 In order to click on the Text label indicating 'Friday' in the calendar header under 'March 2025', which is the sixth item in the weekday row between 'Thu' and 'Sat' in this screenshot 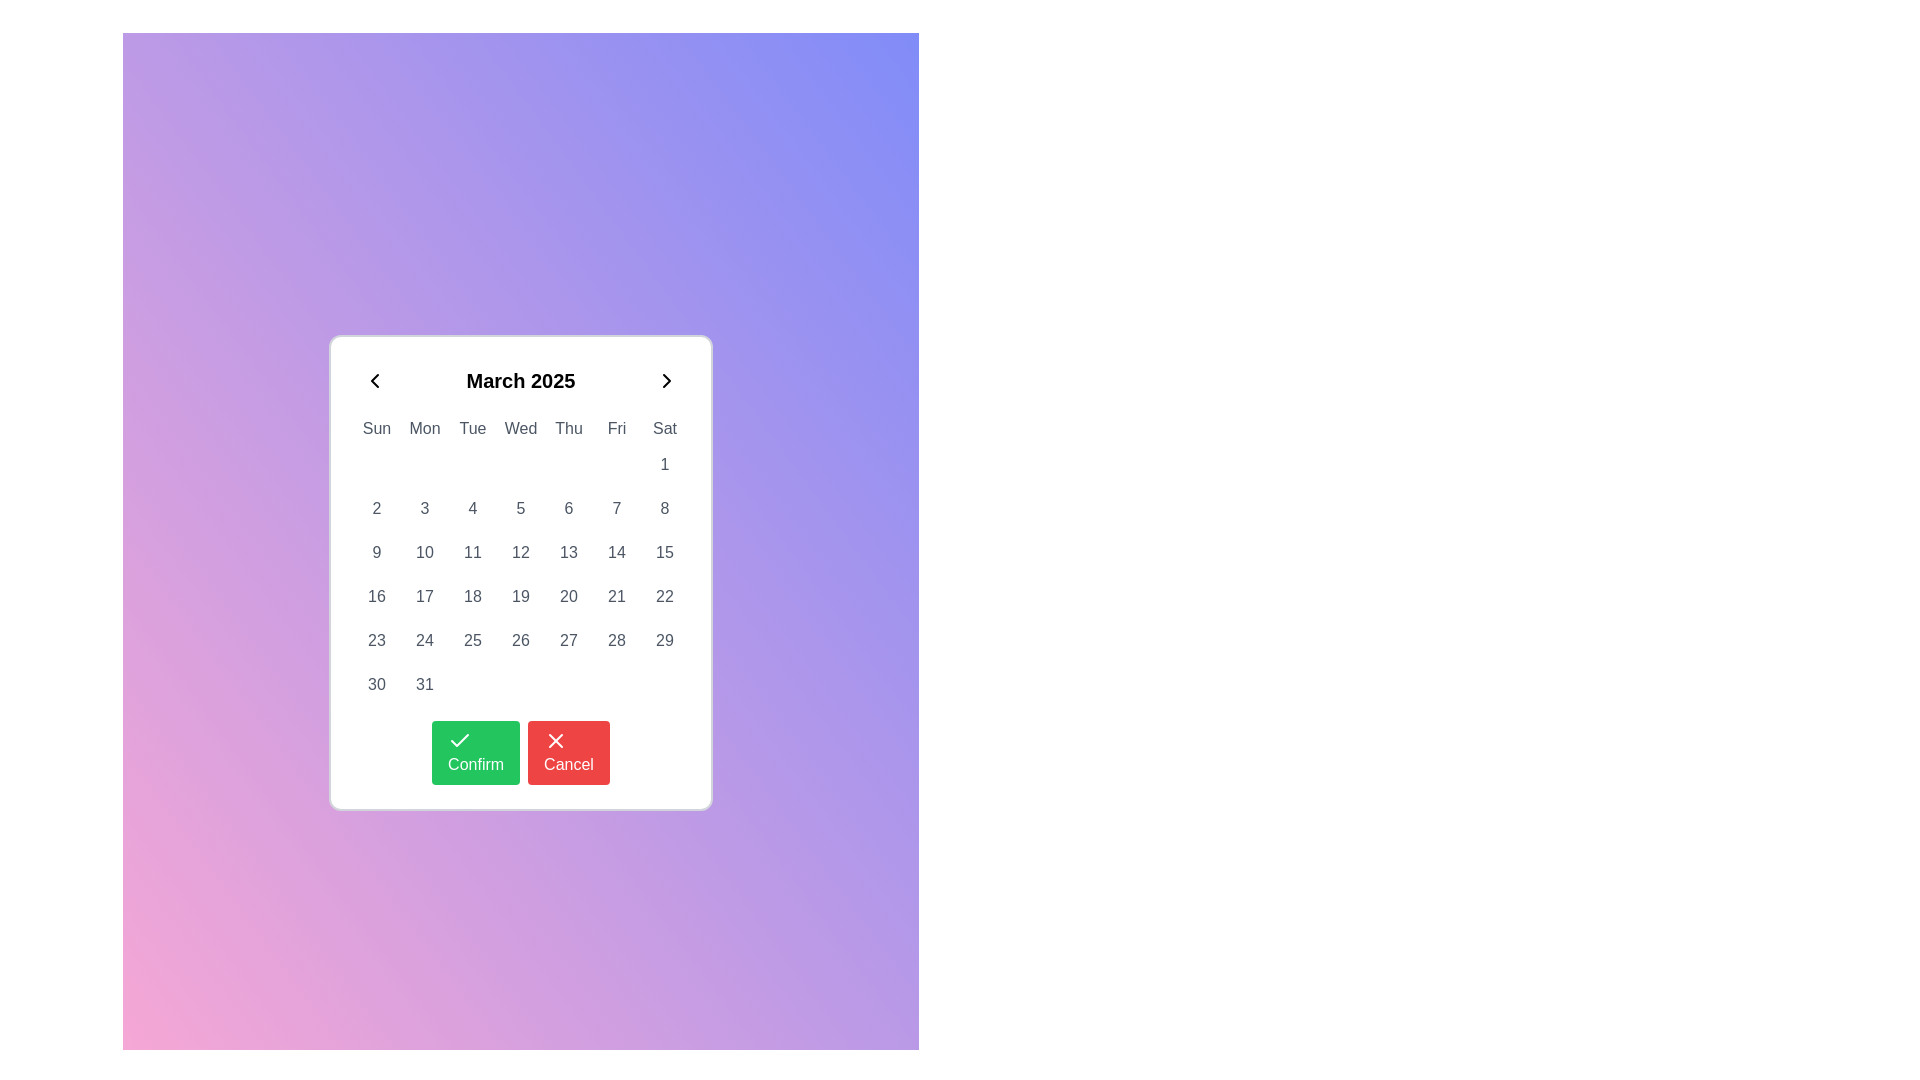, I will do `click(616, 427)`.